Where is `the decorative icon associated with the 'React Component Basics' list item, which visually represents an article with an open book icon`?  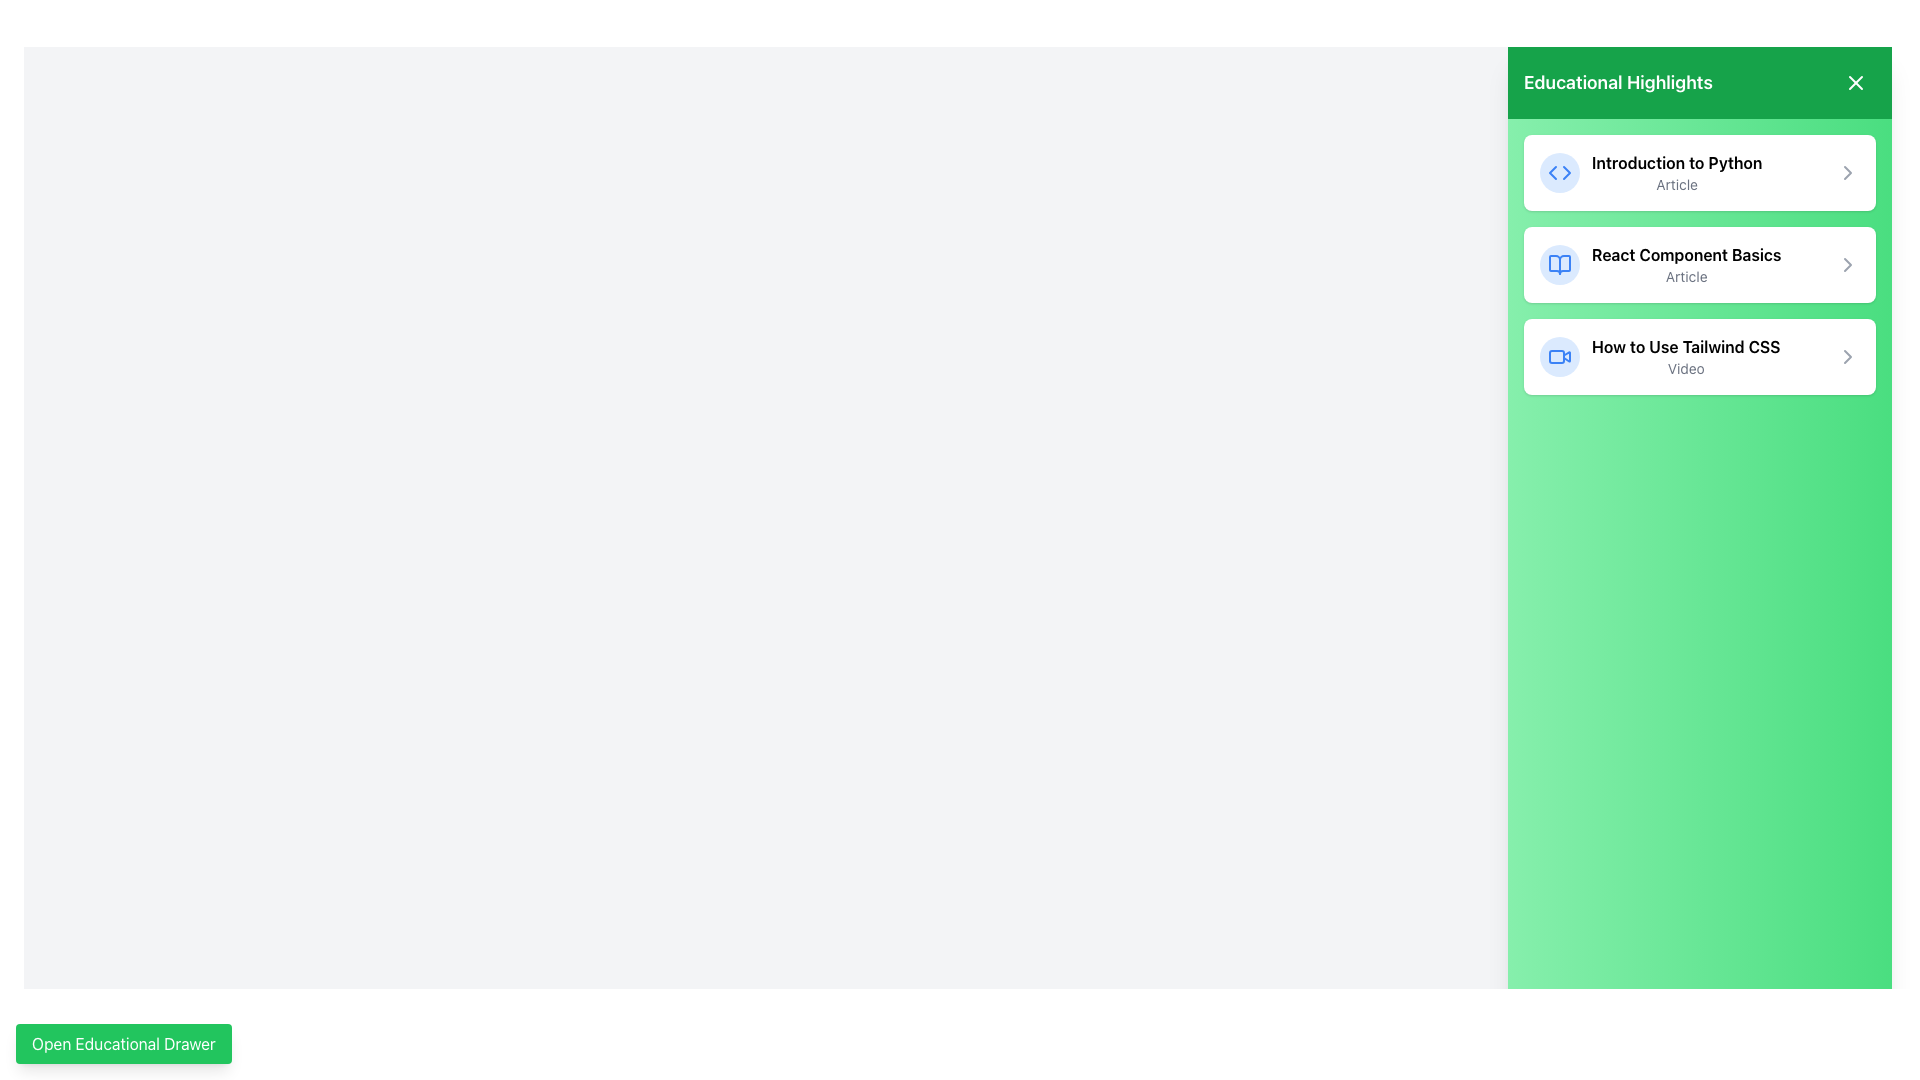
the decorative icon associated with the 'React Component Basics' list item, which visually represents an article with an open book icon is located at coordinates (1559, 264).